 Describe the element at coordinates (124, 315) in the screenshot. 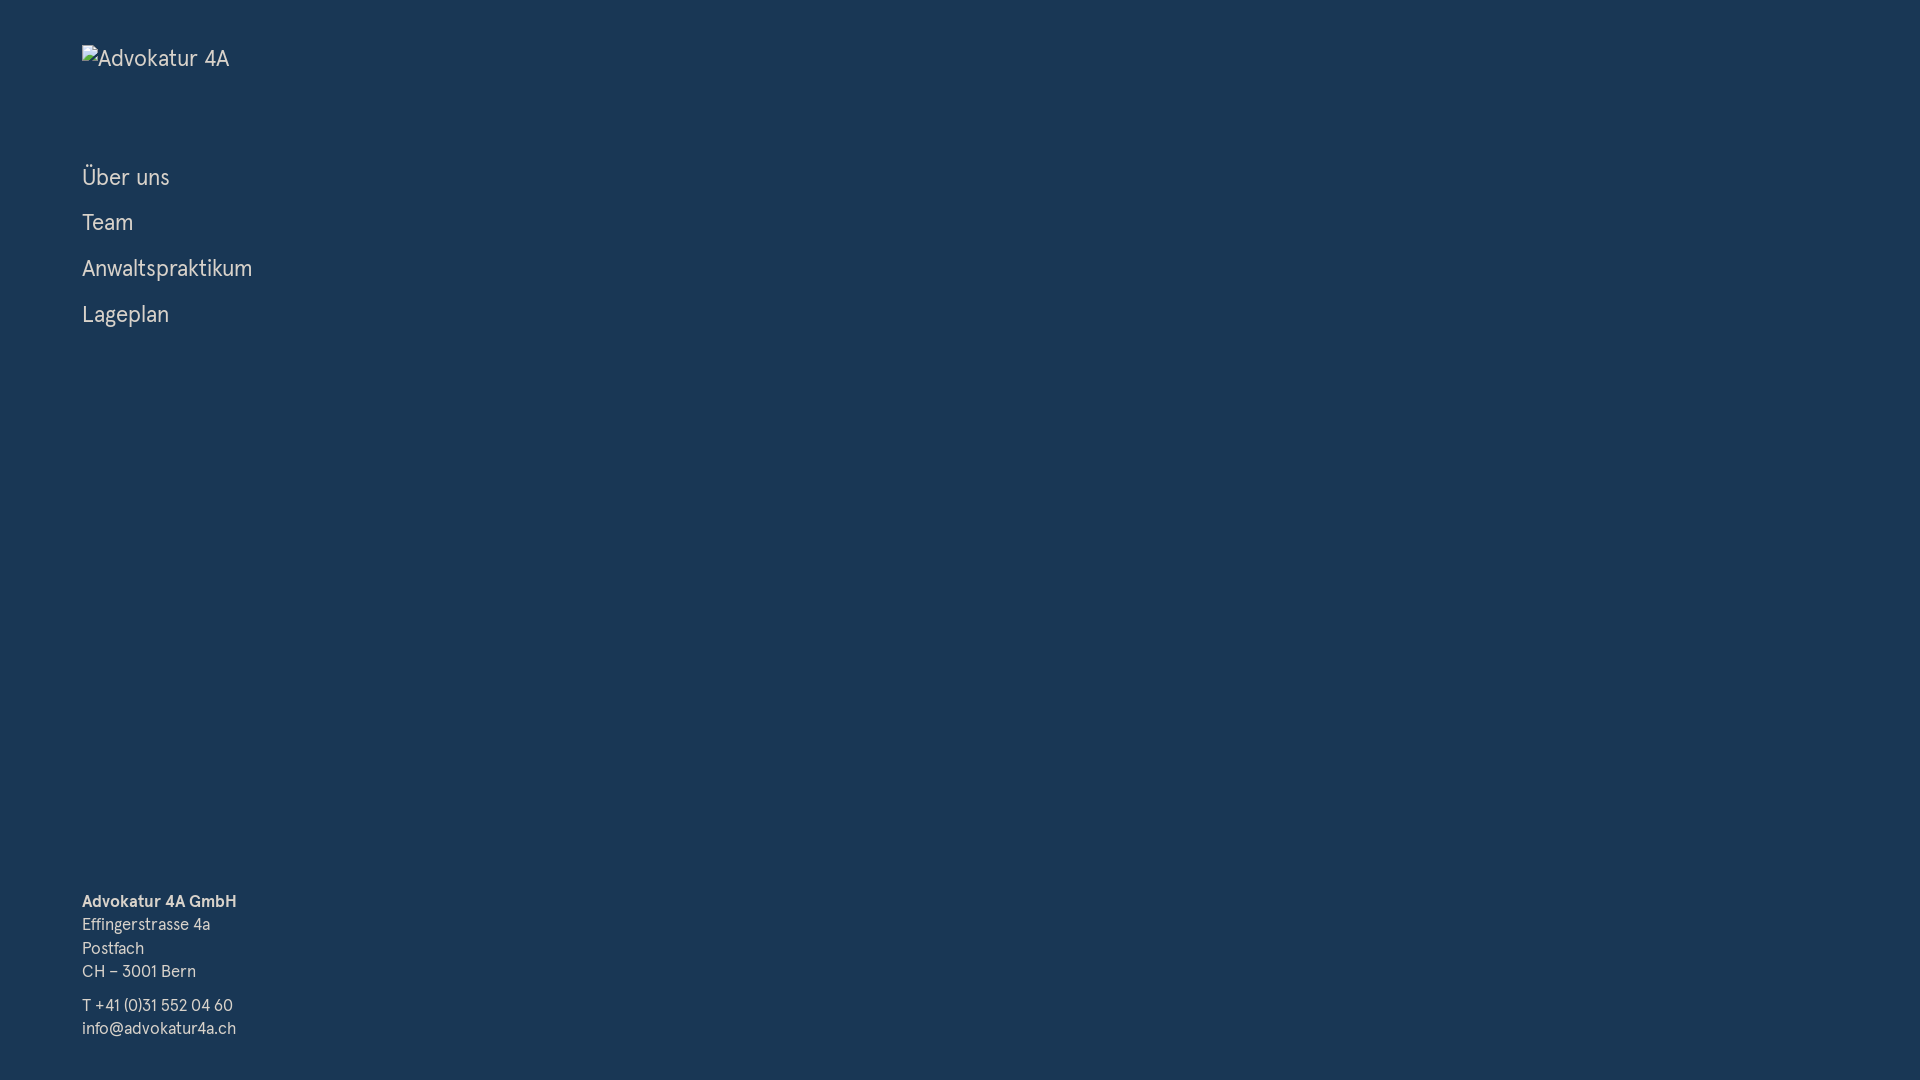

I see `'Lageplan'` at that location.